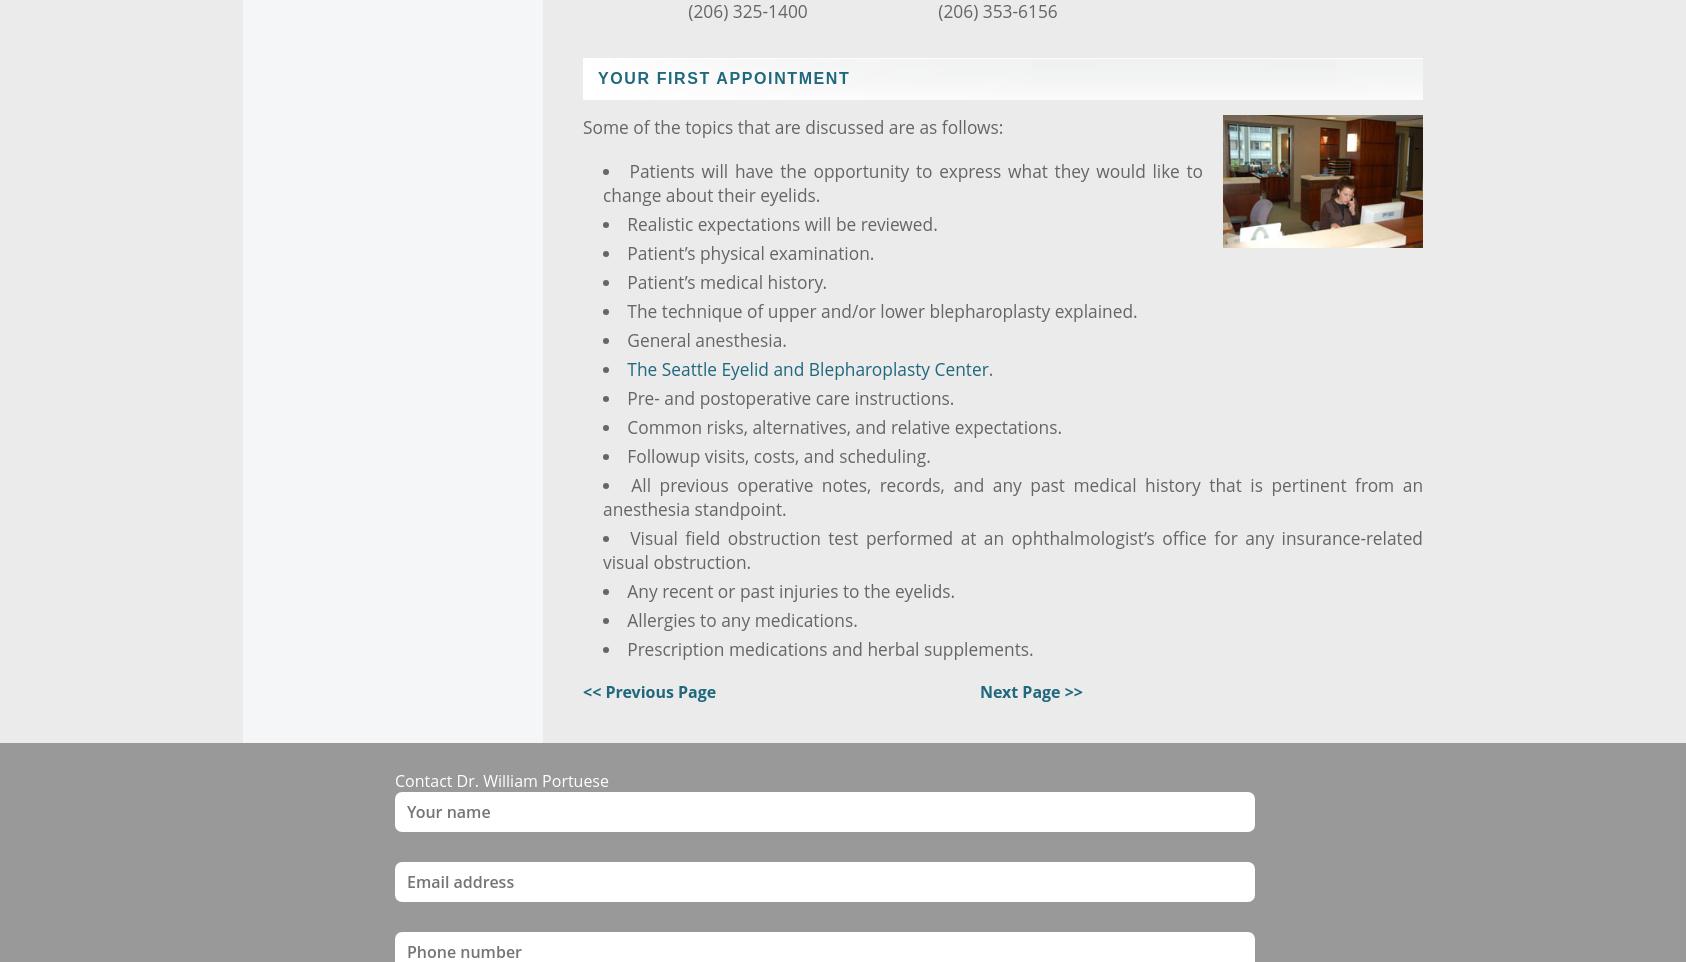 Image resolution: width=1686 pixels, height=962 pixels. Describe the element at coordinates (626, 367) in the screenshot. I see `'The Seattle Eyelid and Blepharoplasty Center'` at that location.